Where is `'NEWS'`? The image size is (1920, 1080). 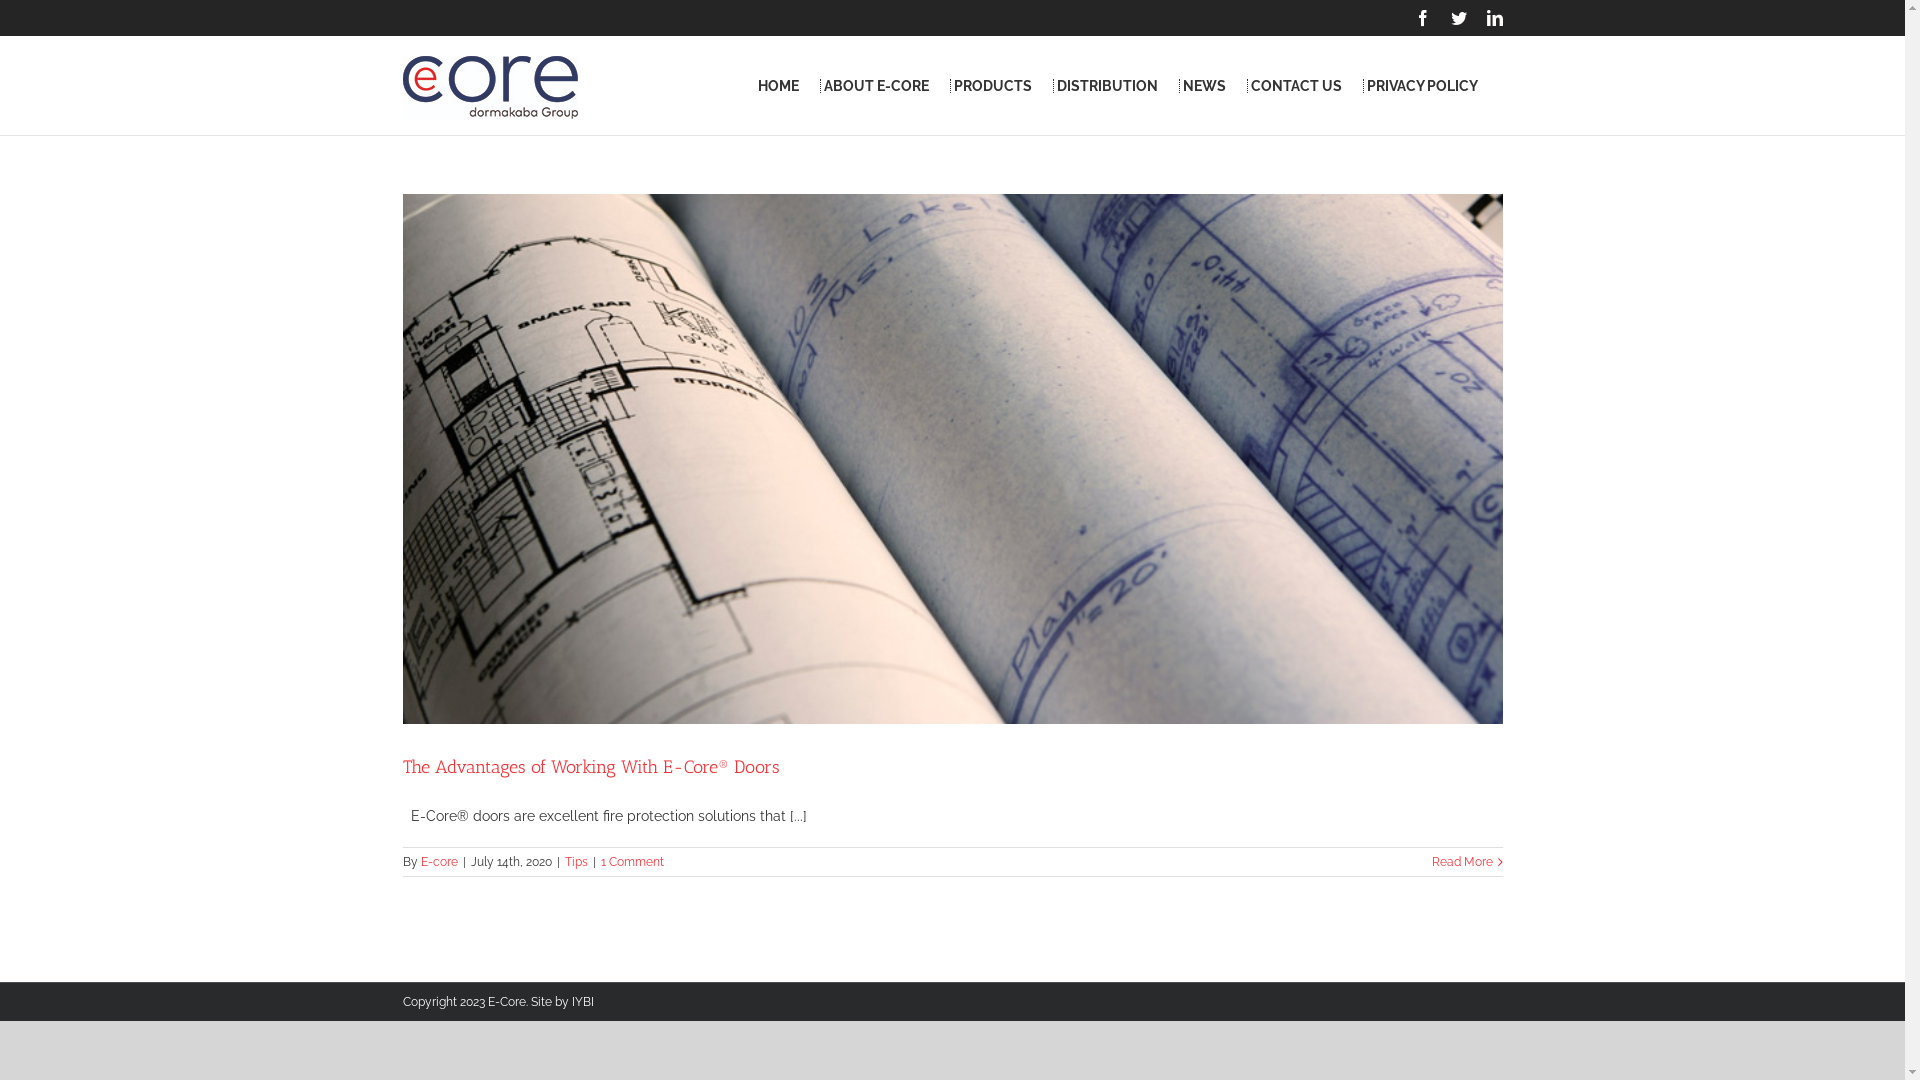 'NEWS' is located at coordinates (1202, 84).